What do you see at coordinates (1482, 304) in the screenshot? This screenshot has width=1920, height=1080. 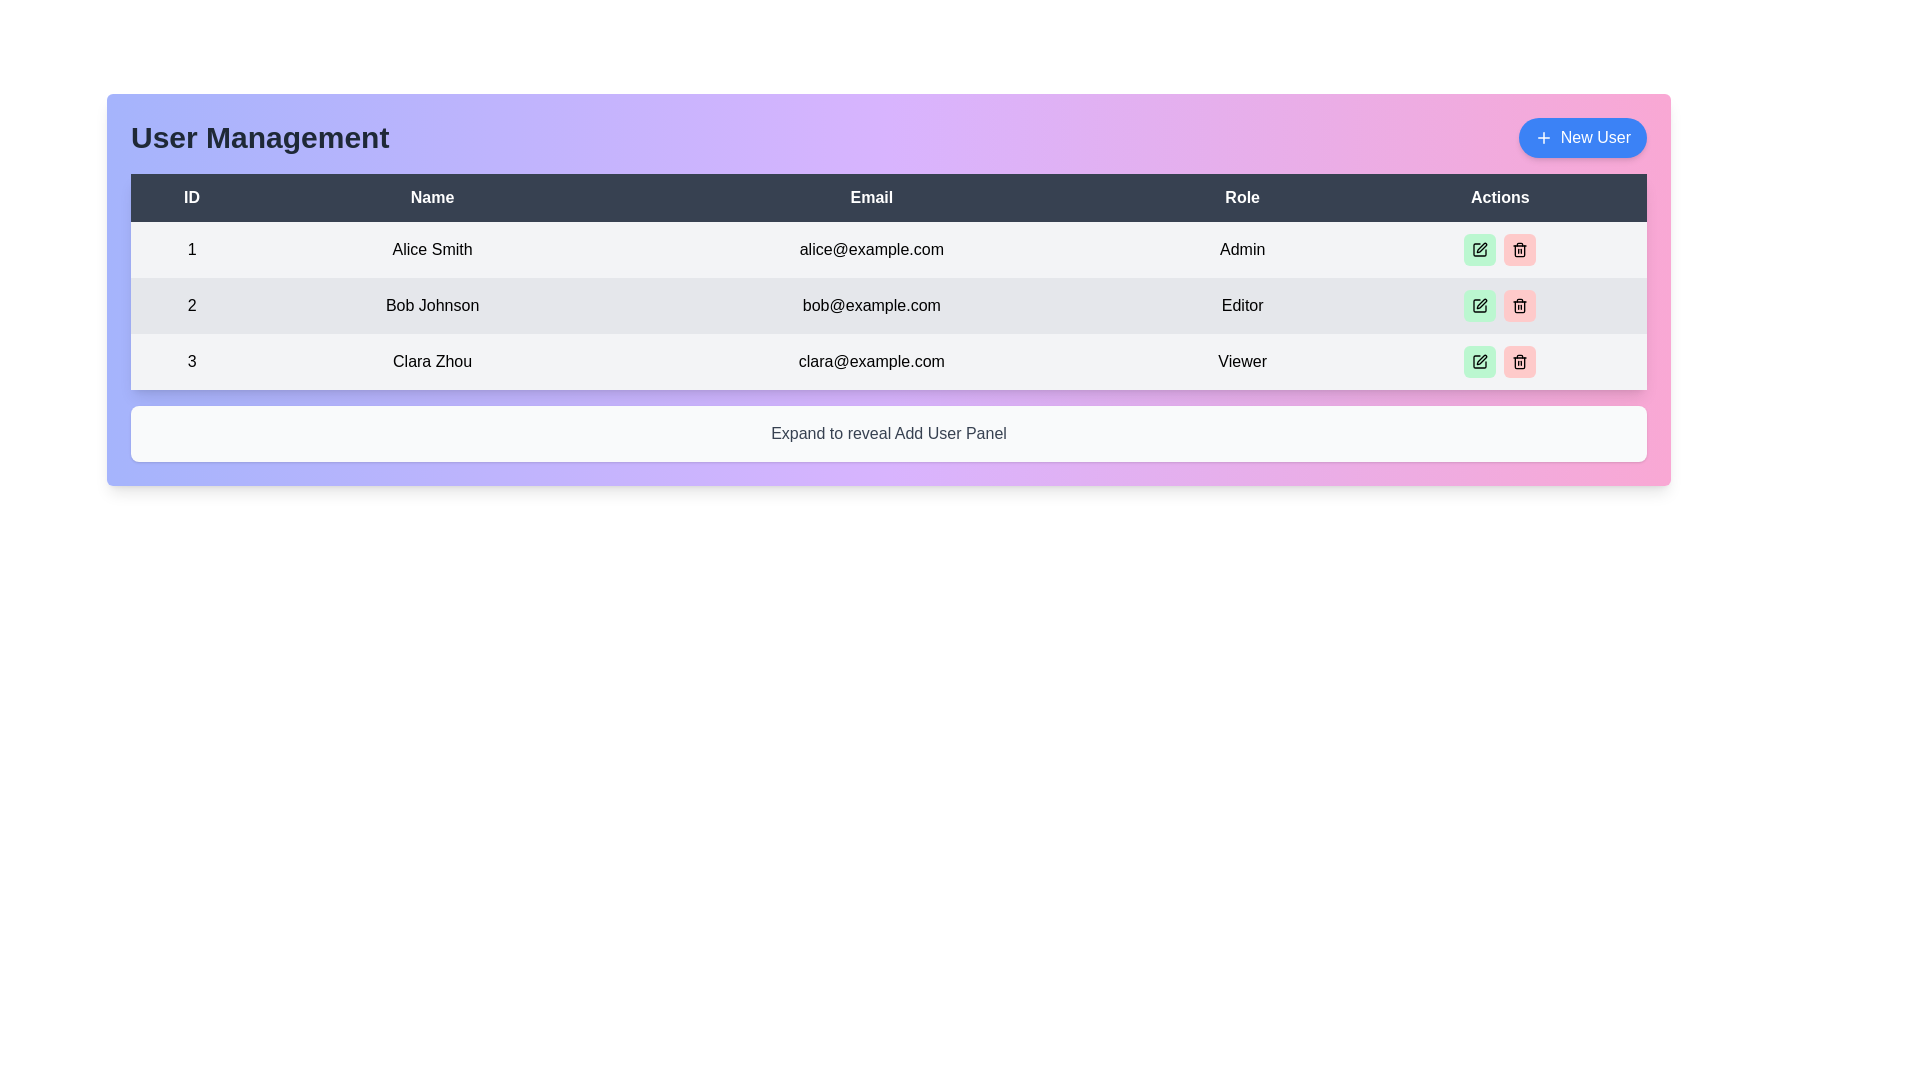 I see `the pen-shaped icon in the 'Actions' column of the second row corresponding to 'Bob Johnson'` at bounding box center [1482, 304].